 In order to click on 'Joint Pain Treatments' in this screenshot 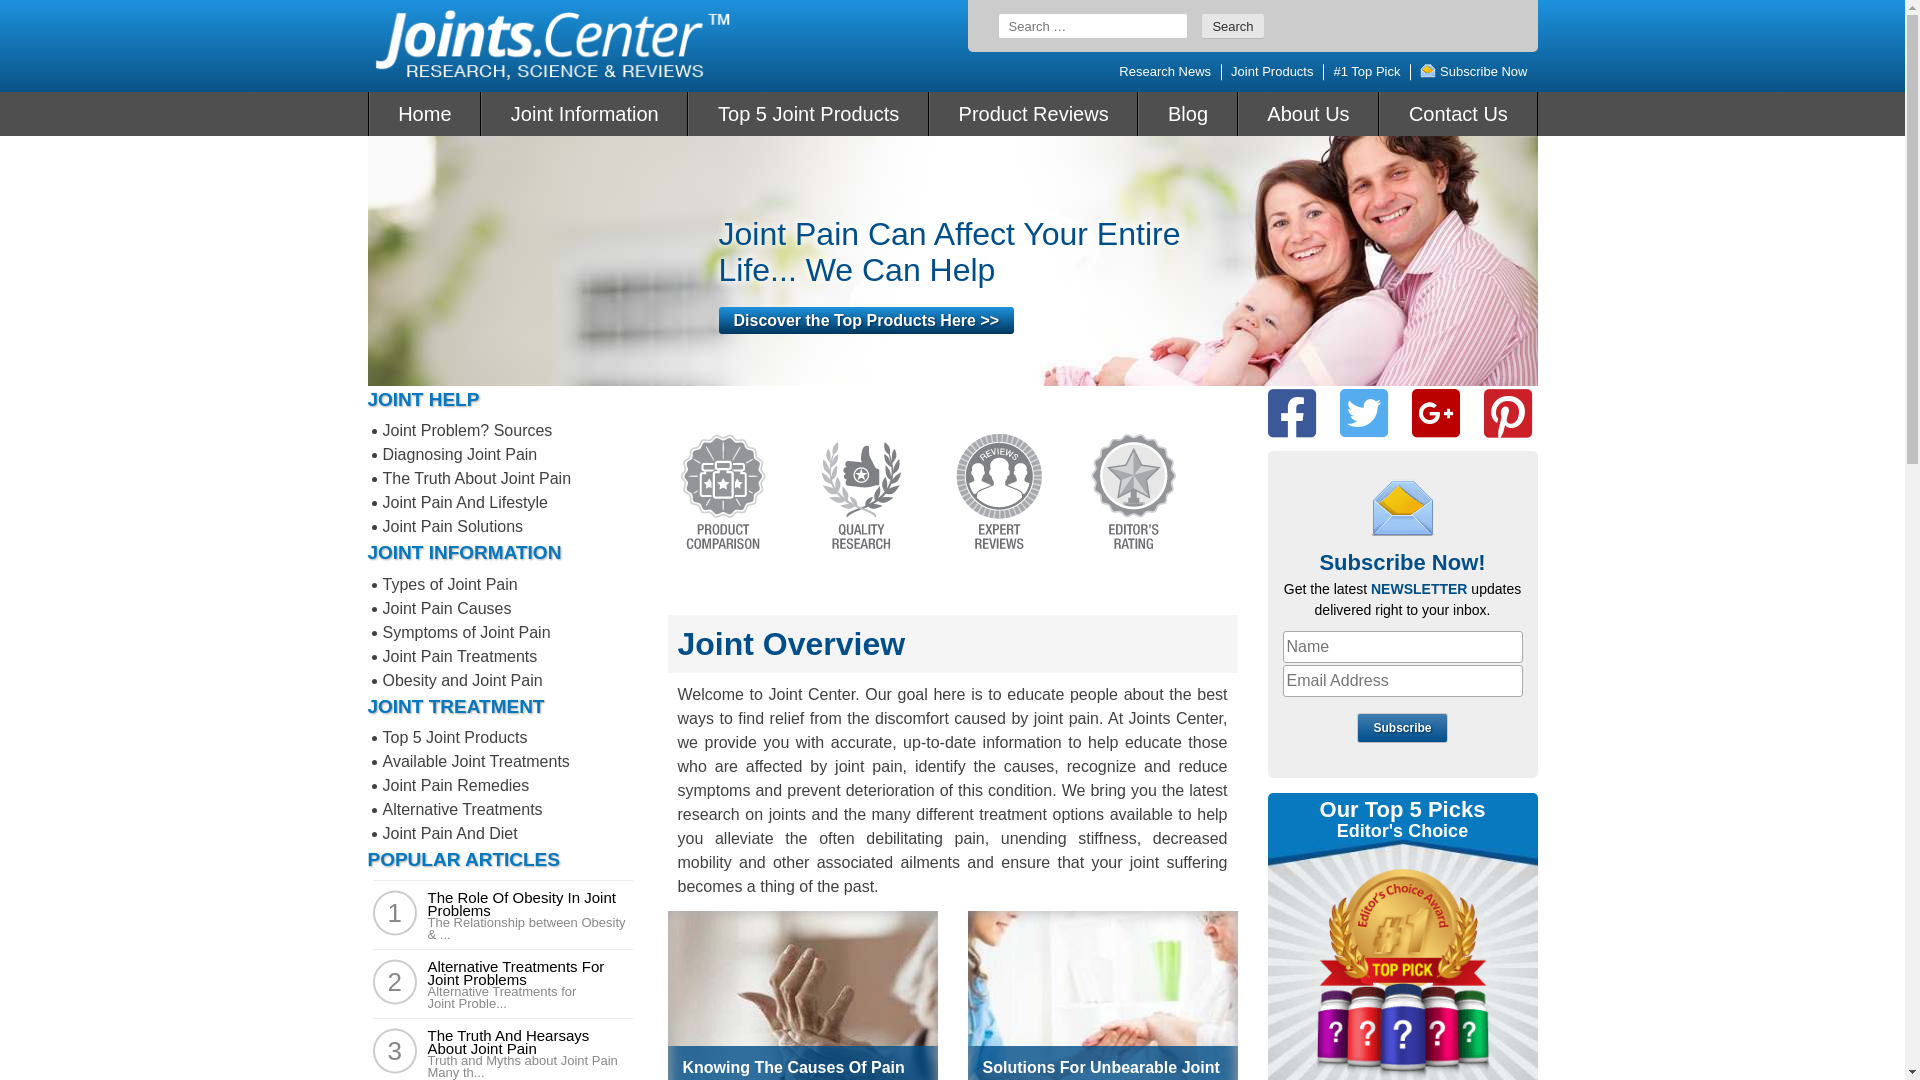, I will do `click(458, 656)`.